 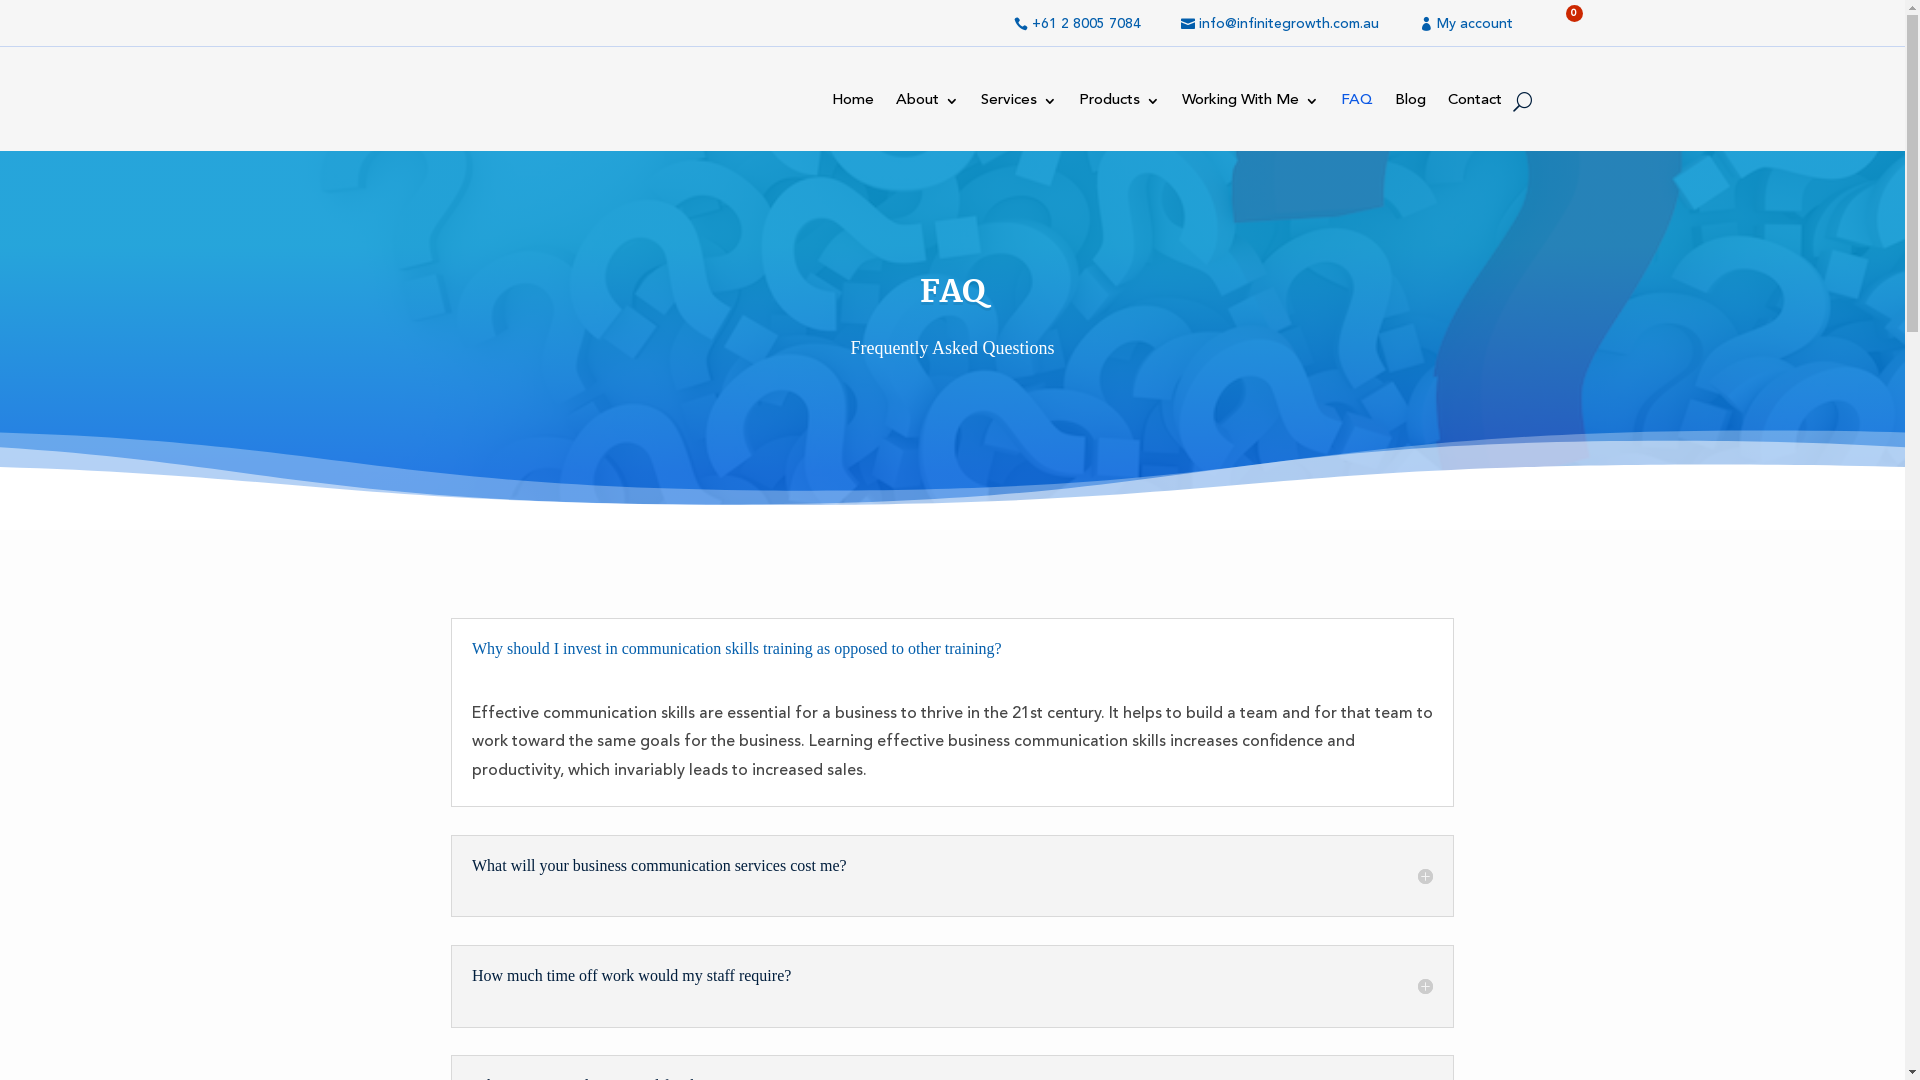 I want to click on 'Services', so click(x=1017, y=104).